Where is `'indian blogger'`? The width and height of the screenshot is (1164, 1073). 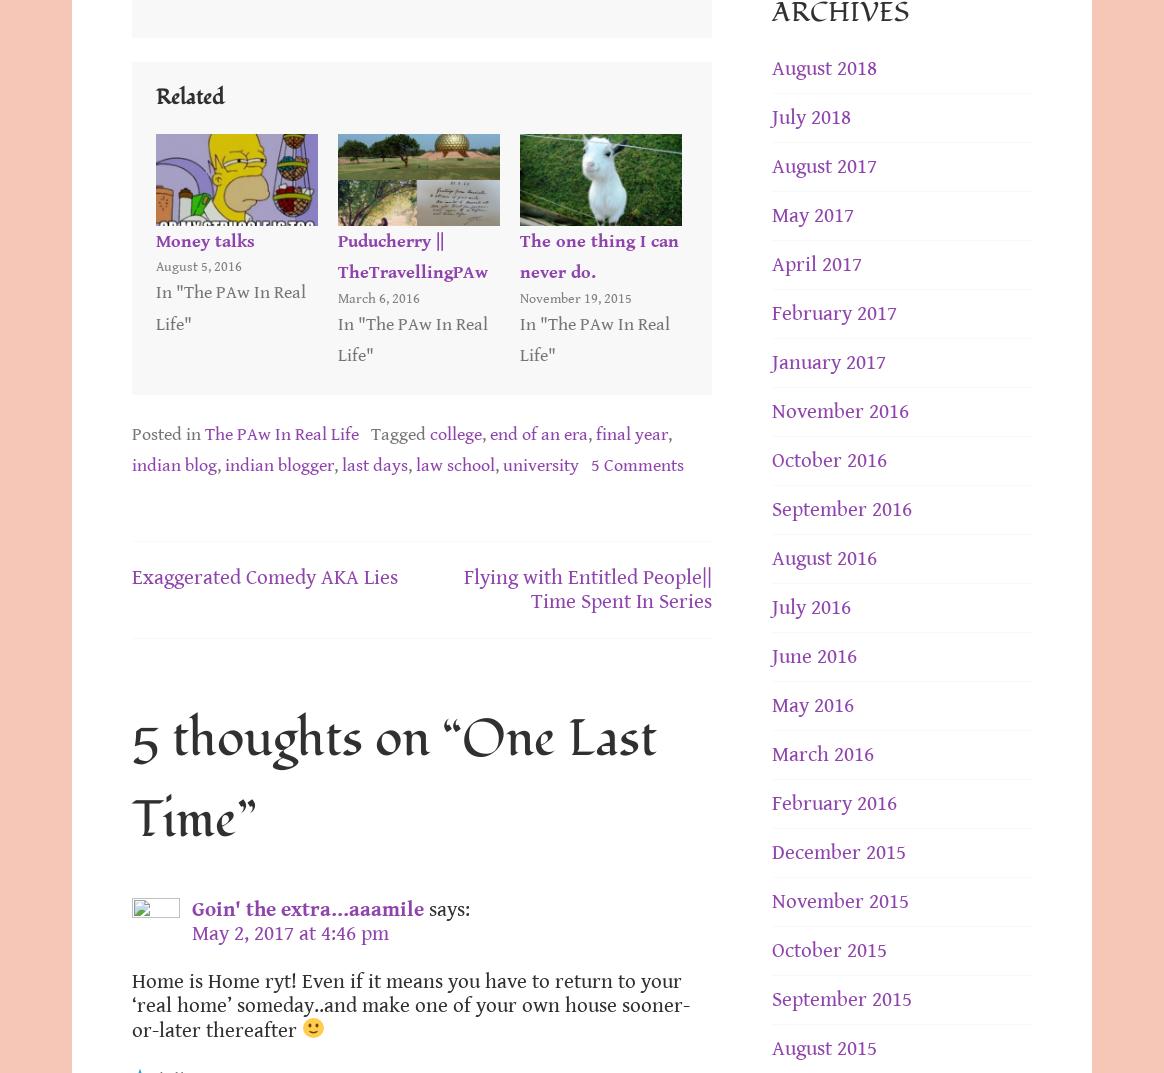
'indian blogger' is located at coordinates (278, 465).